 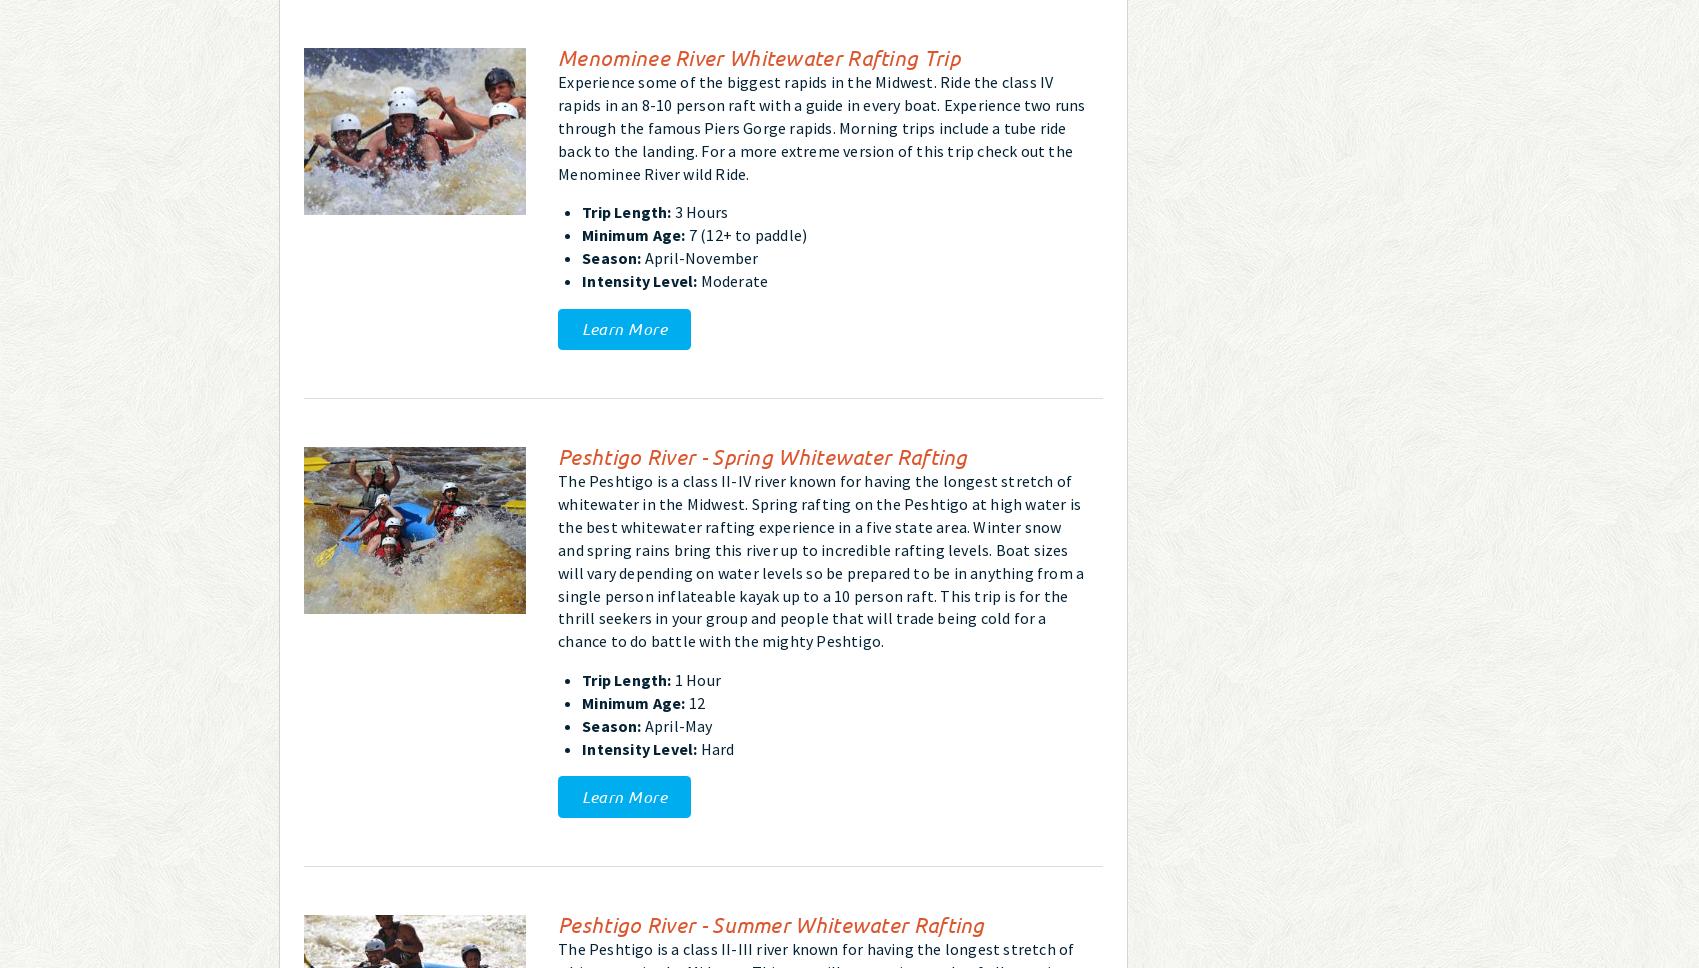 I want to click on 'April-May', so click(x=641, y=724).